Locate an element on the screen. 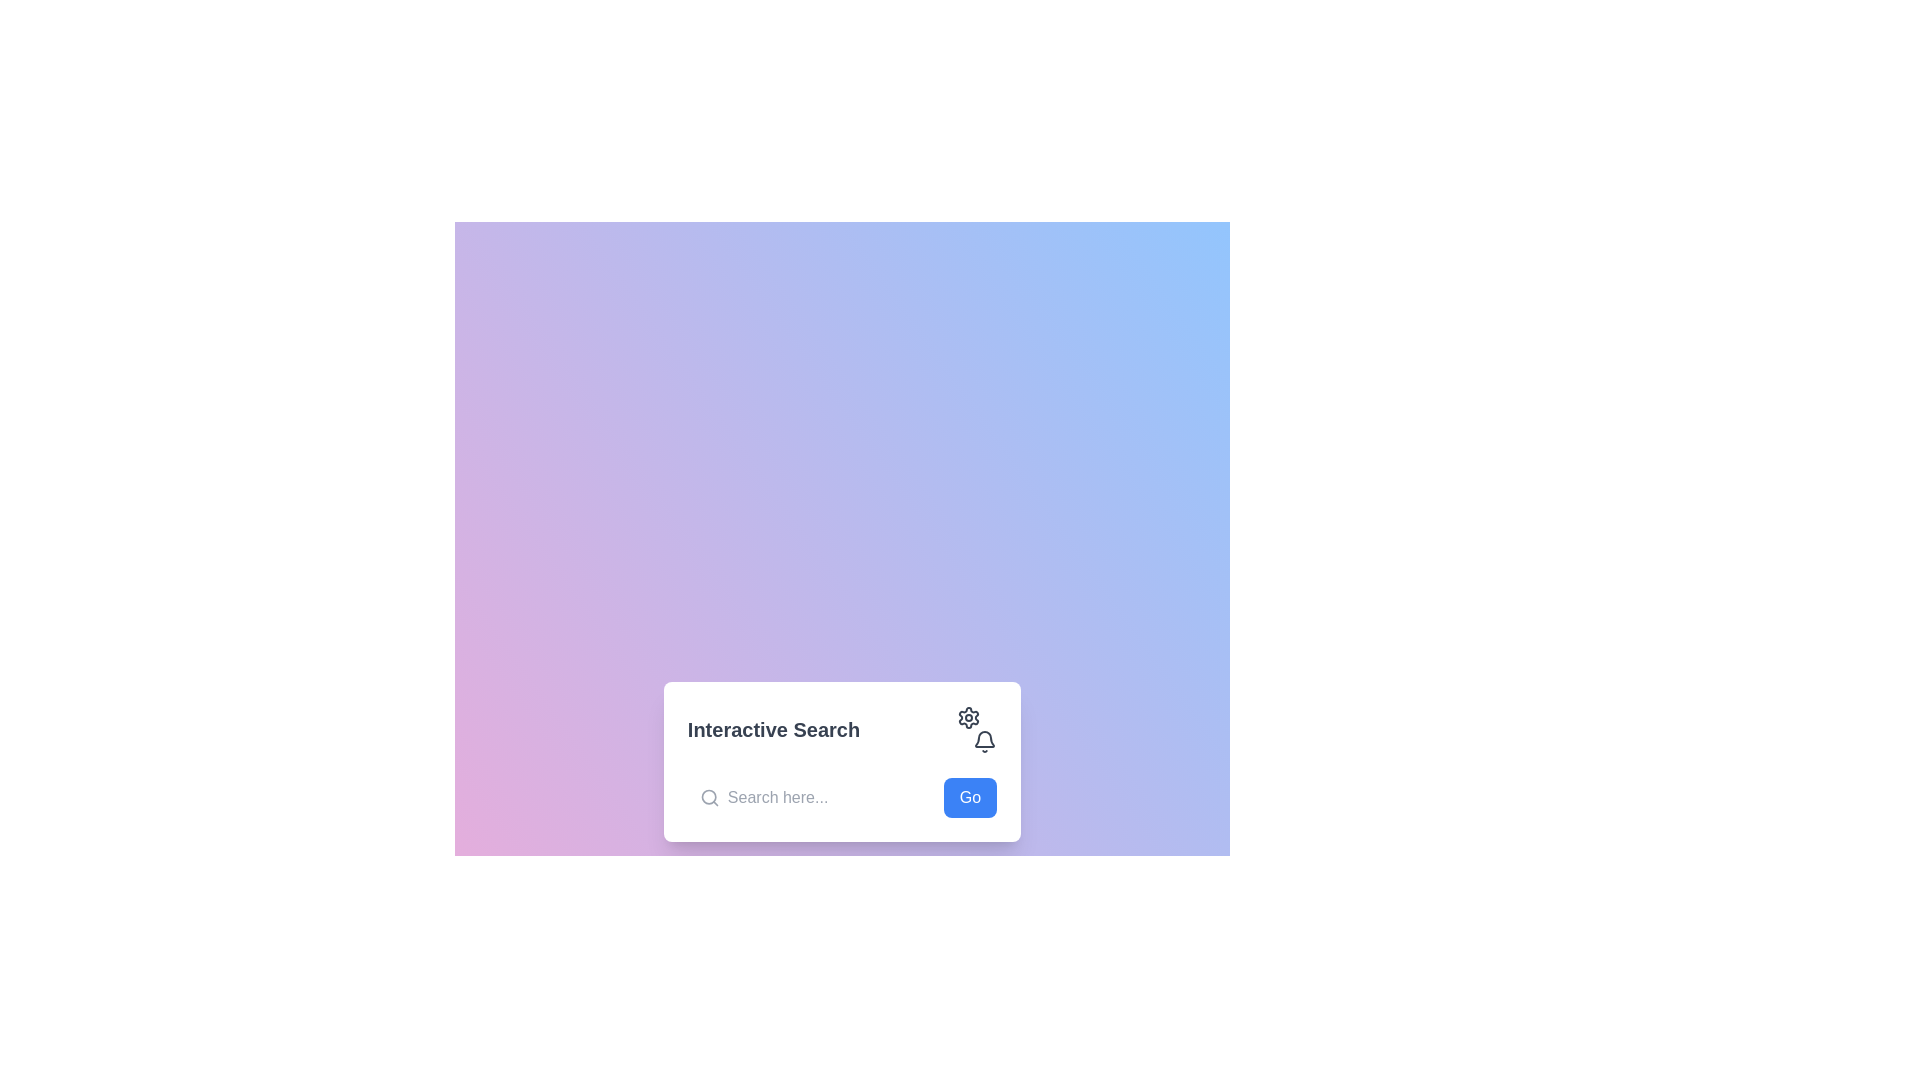 The image size is (1920, 1080). the text label that serves as a title or heading for a section, located at the center-bottom region of the interface is located at coordinates (772, 729).